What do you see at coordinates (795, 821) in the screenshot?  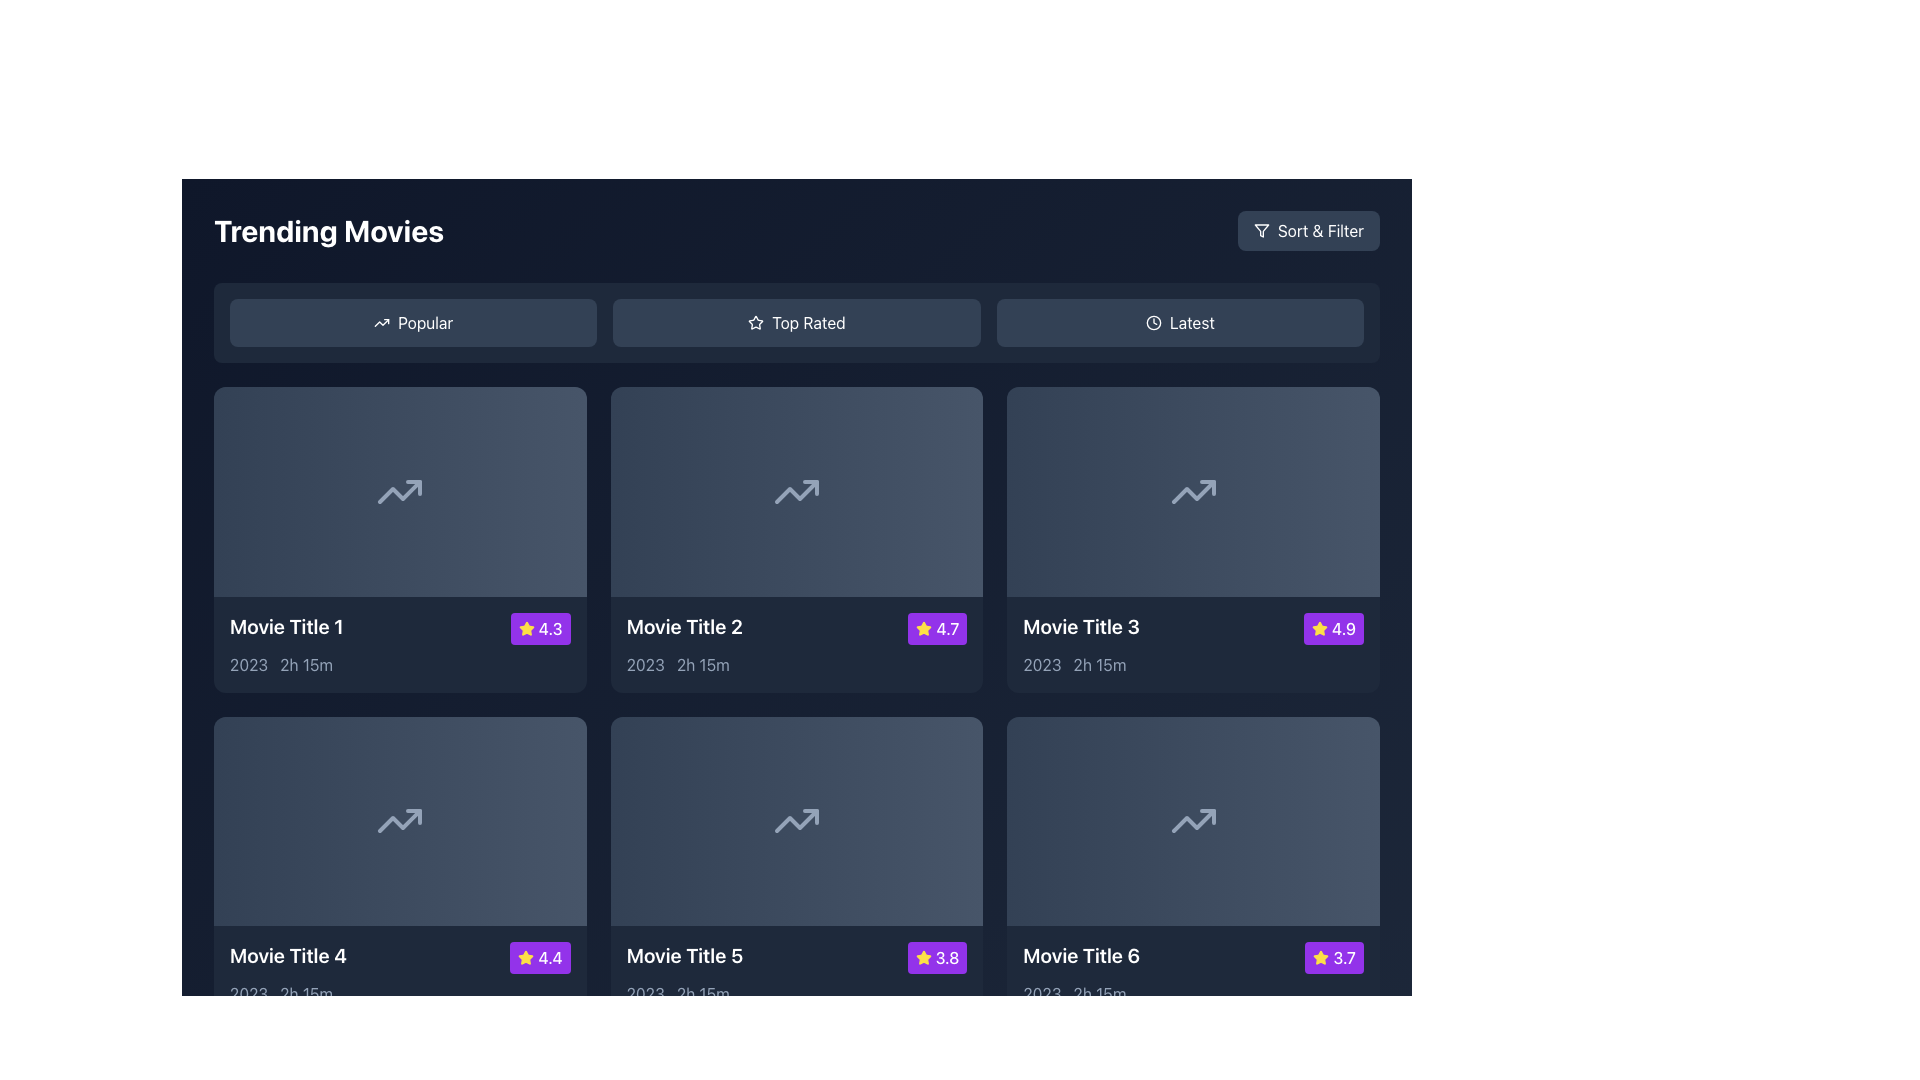 I see `the graphic icon representing the trending metric for 'Movie Title 5' in the second row and column of the grid` at bounding box center [795, 821].